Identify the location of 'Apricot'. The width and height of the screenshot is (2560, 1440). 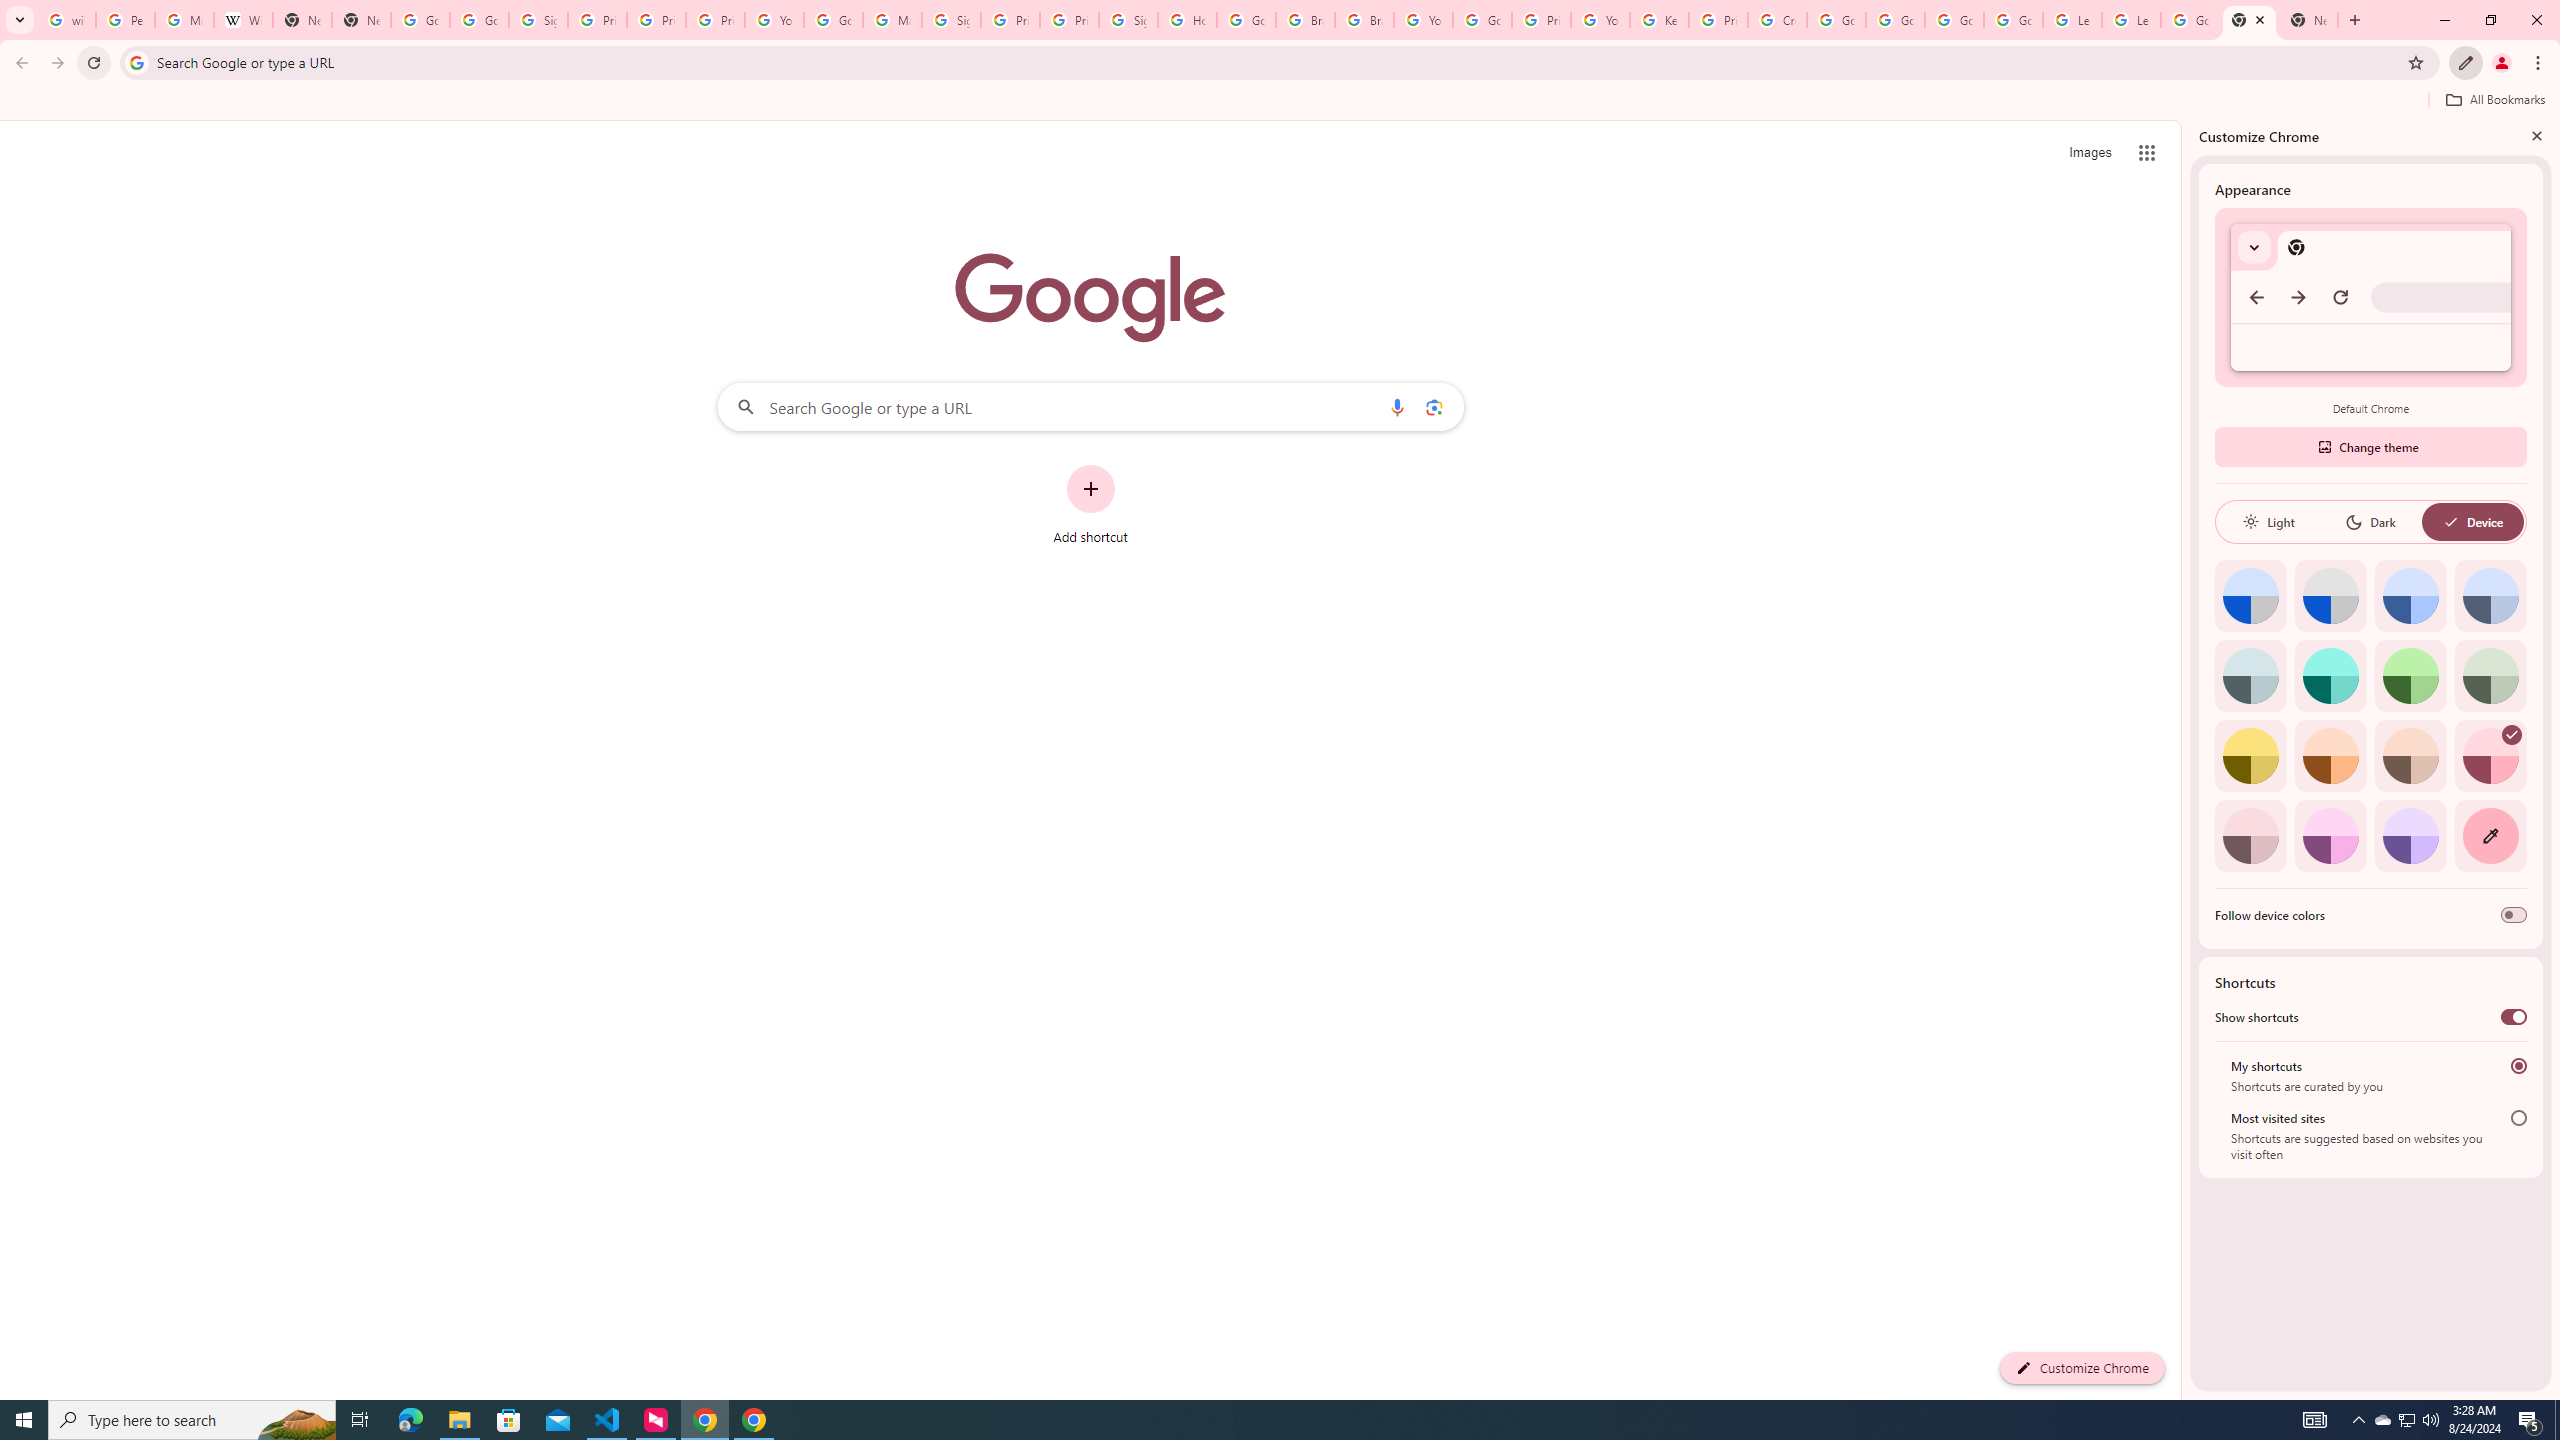
(2410, 755).